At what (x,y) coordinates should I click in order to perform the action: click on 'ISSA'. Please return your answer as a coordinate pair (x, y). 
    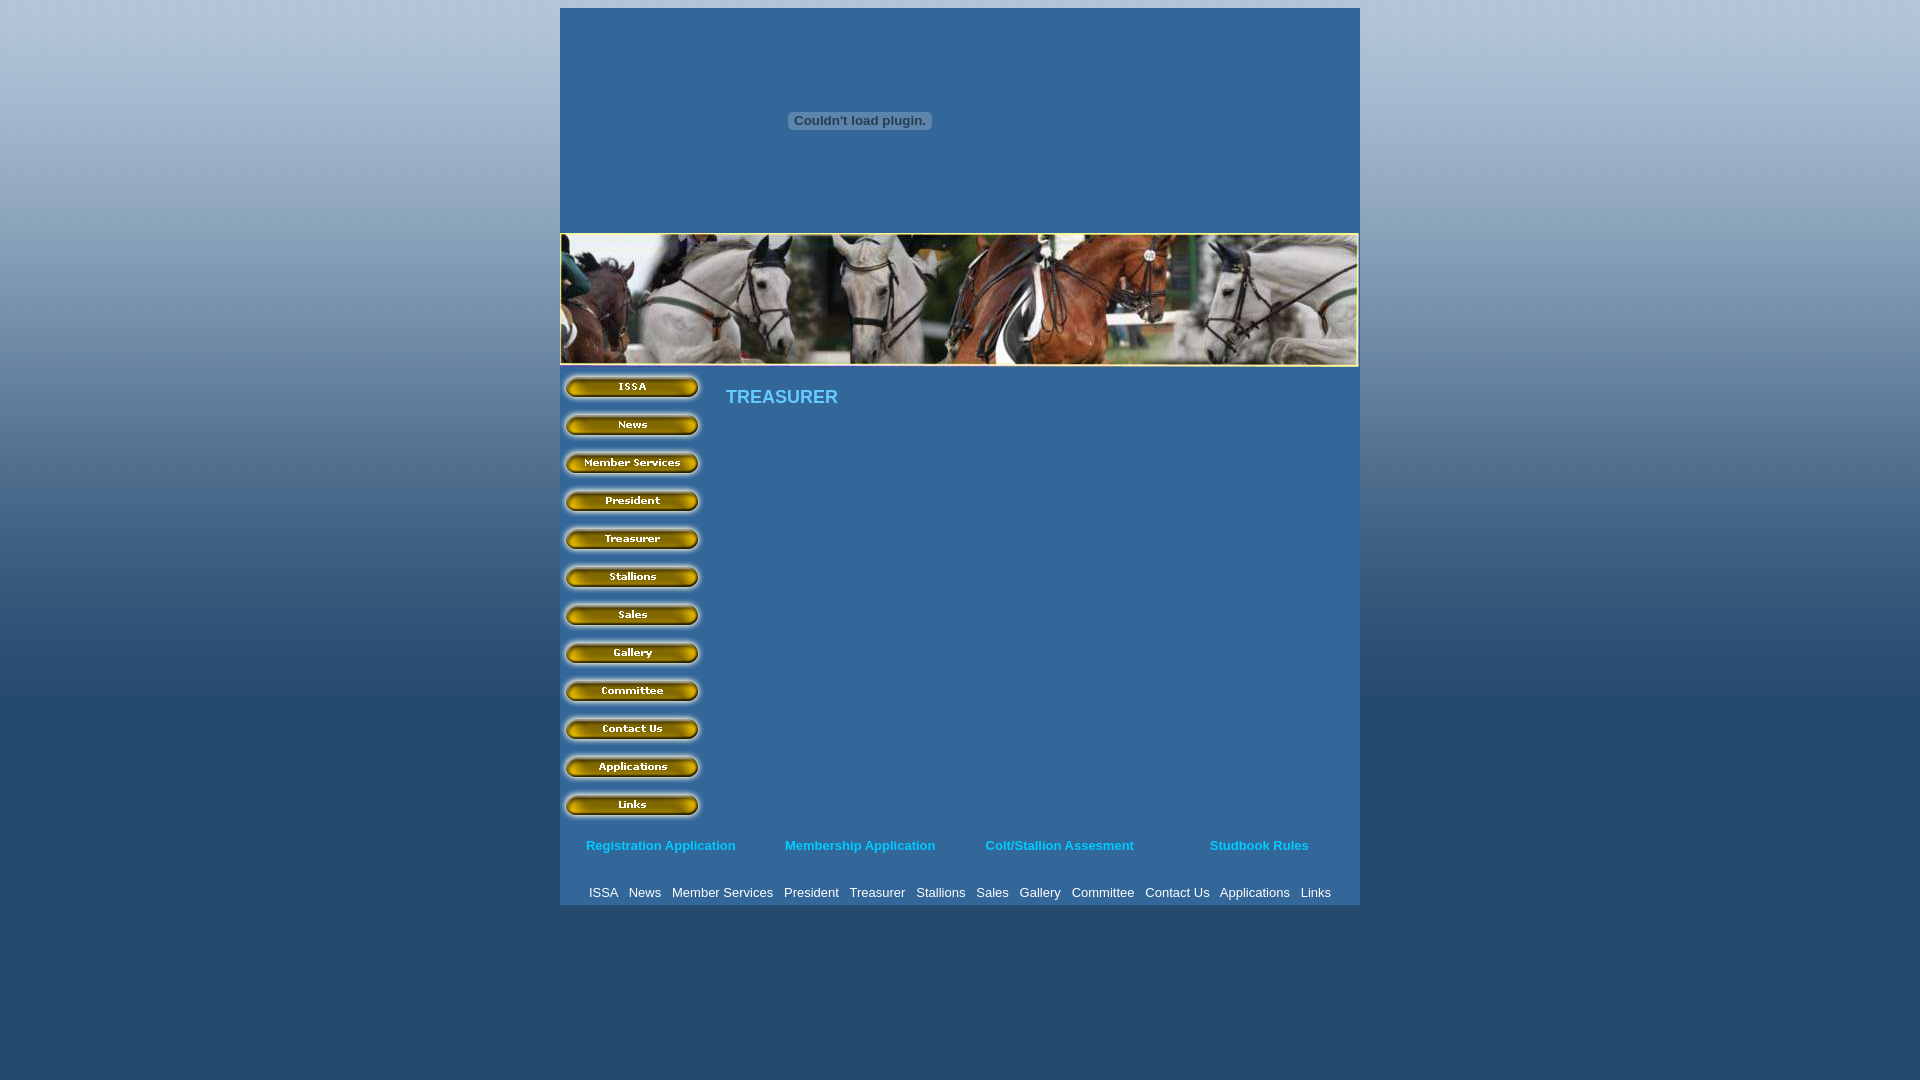
    Looking at the image, I should click on (602, 891).